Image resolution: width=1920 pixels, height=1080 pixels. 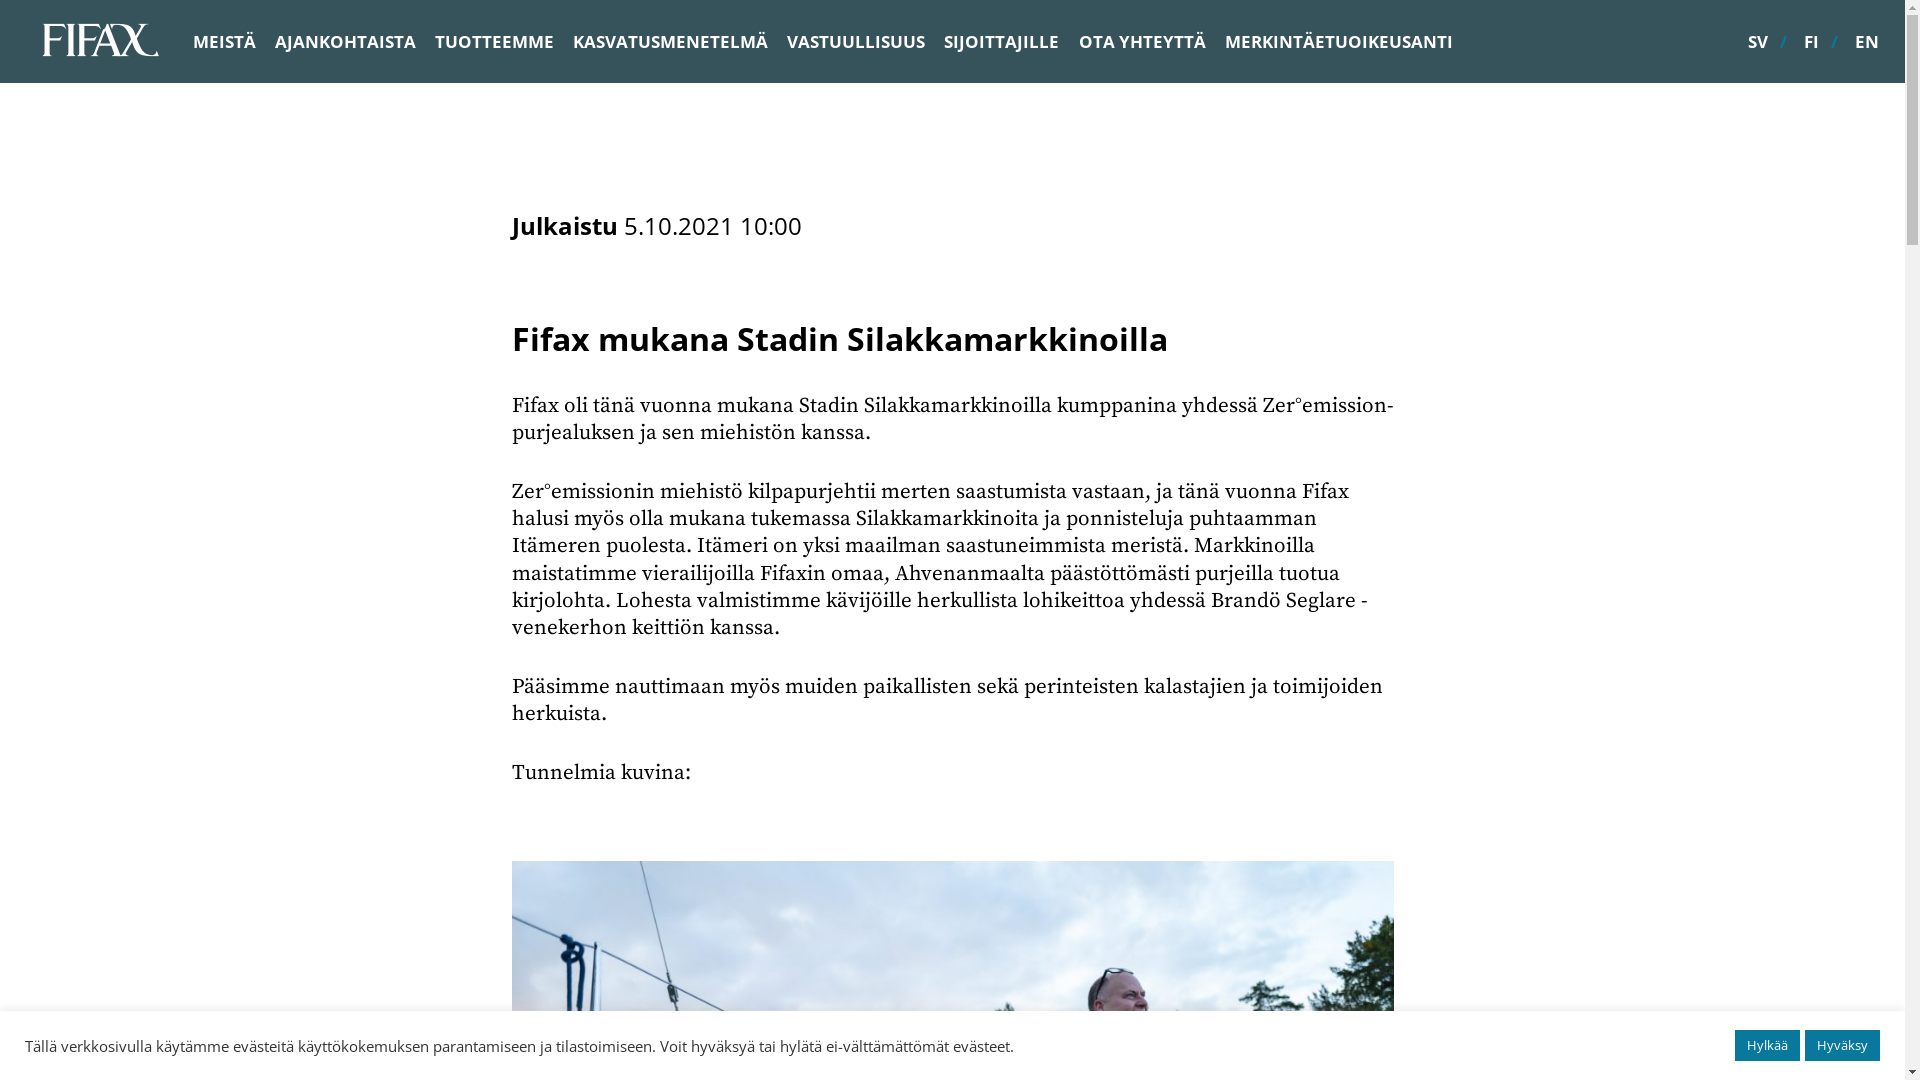 I want to click on 'EN', so click(x=1866, y=41).